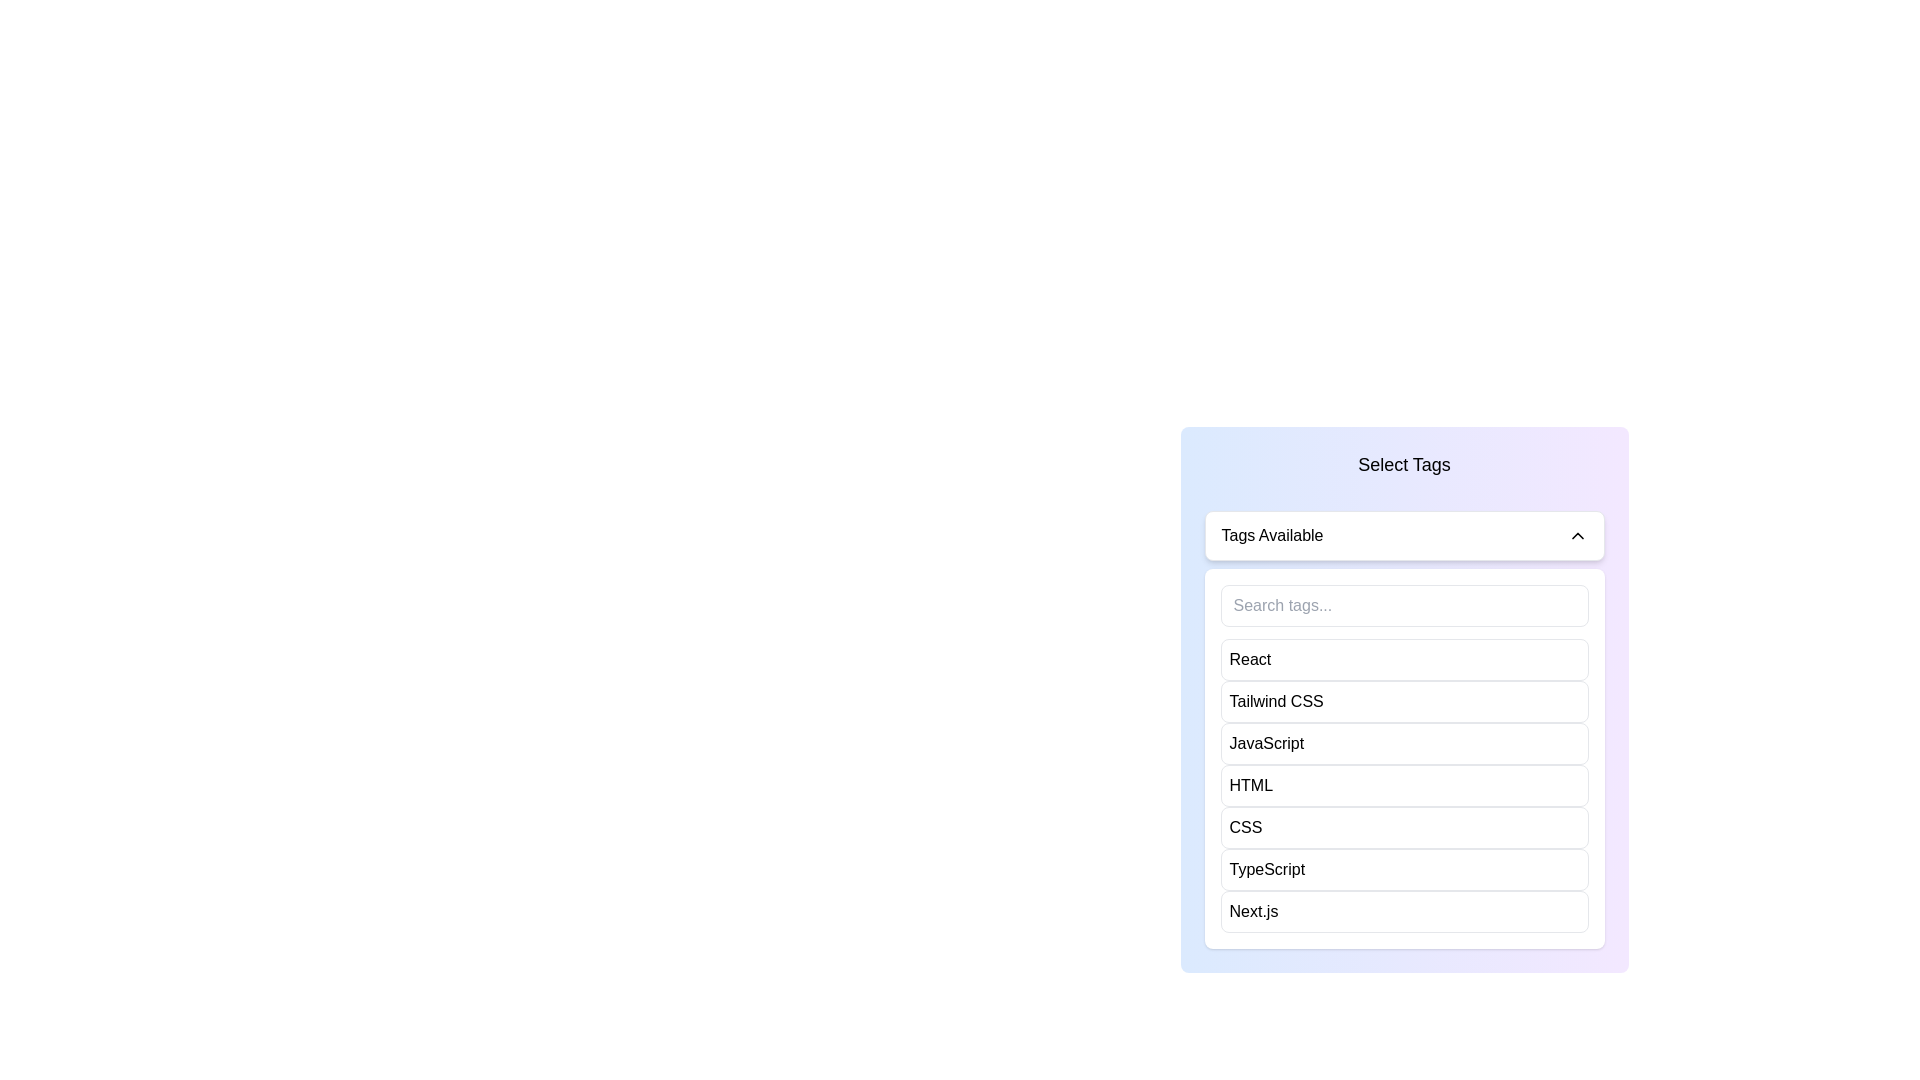 The width and height of the screenshot is (1920, 1080). I want to click on the text label containing 'HTML', so click(1403, 785).